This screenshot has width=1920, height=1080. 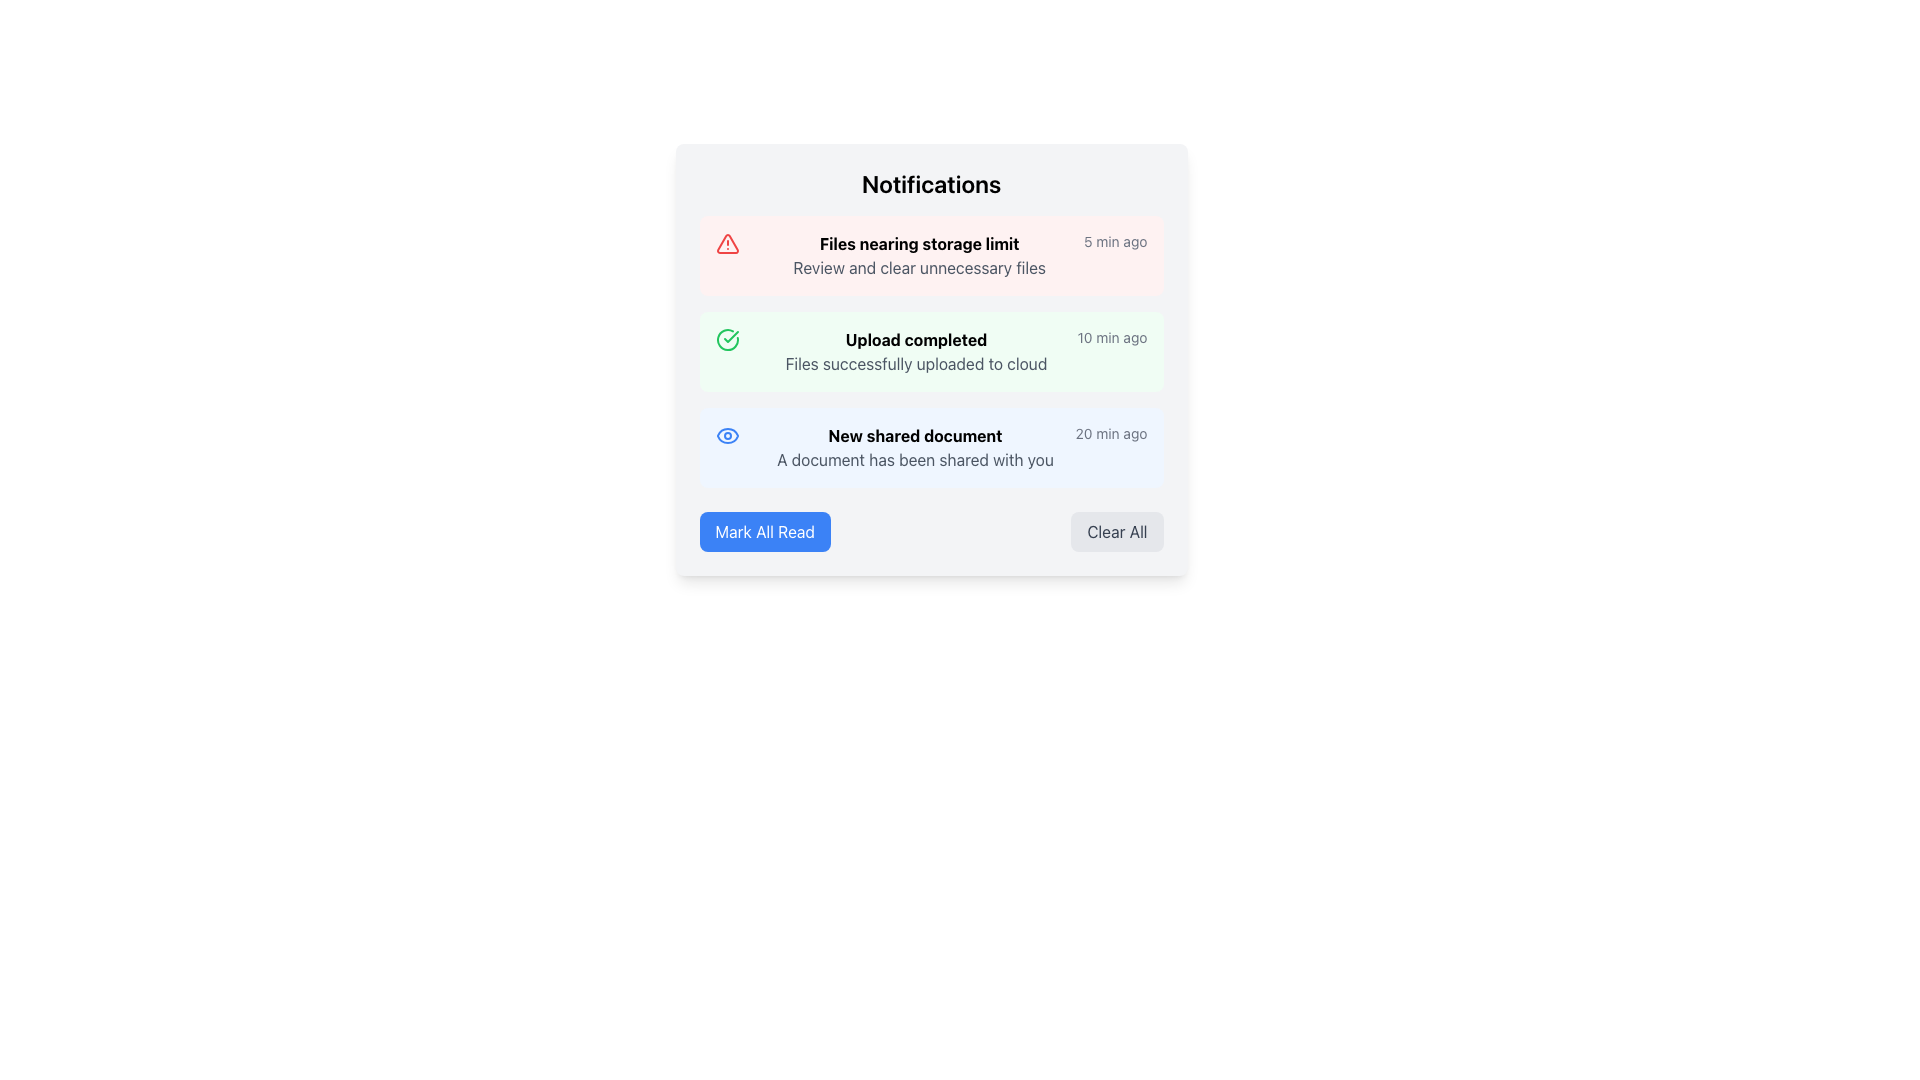 What do you see at coordinates (1114, 241) in the screenshot?
I see `the label that indicates the relative time of the notification regarding 'Files nearing storage limit'` at bounding box center [1114, 241].